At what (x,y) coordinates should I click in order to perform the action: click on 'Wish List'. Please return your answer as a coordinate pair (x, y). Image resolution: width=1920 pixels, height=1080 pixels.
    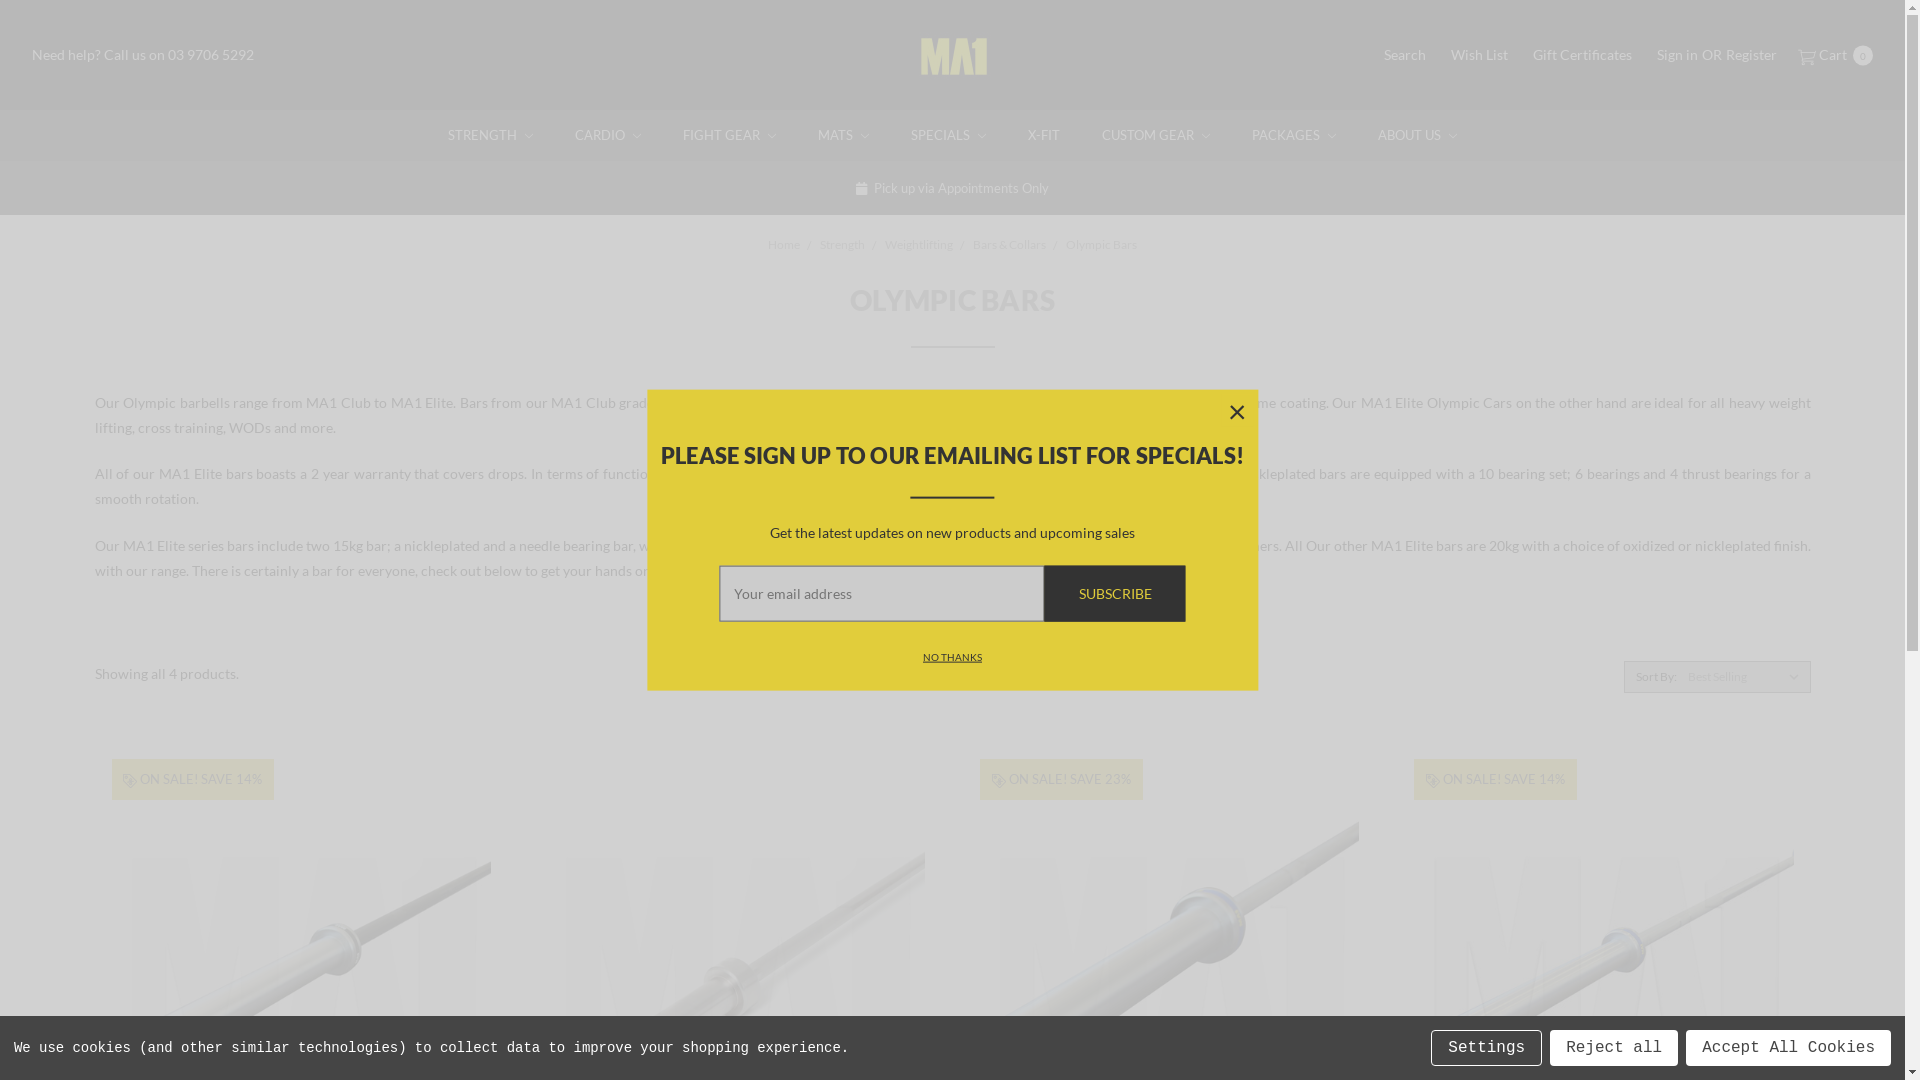
    Looking at the image, I should click on (1479, 53).